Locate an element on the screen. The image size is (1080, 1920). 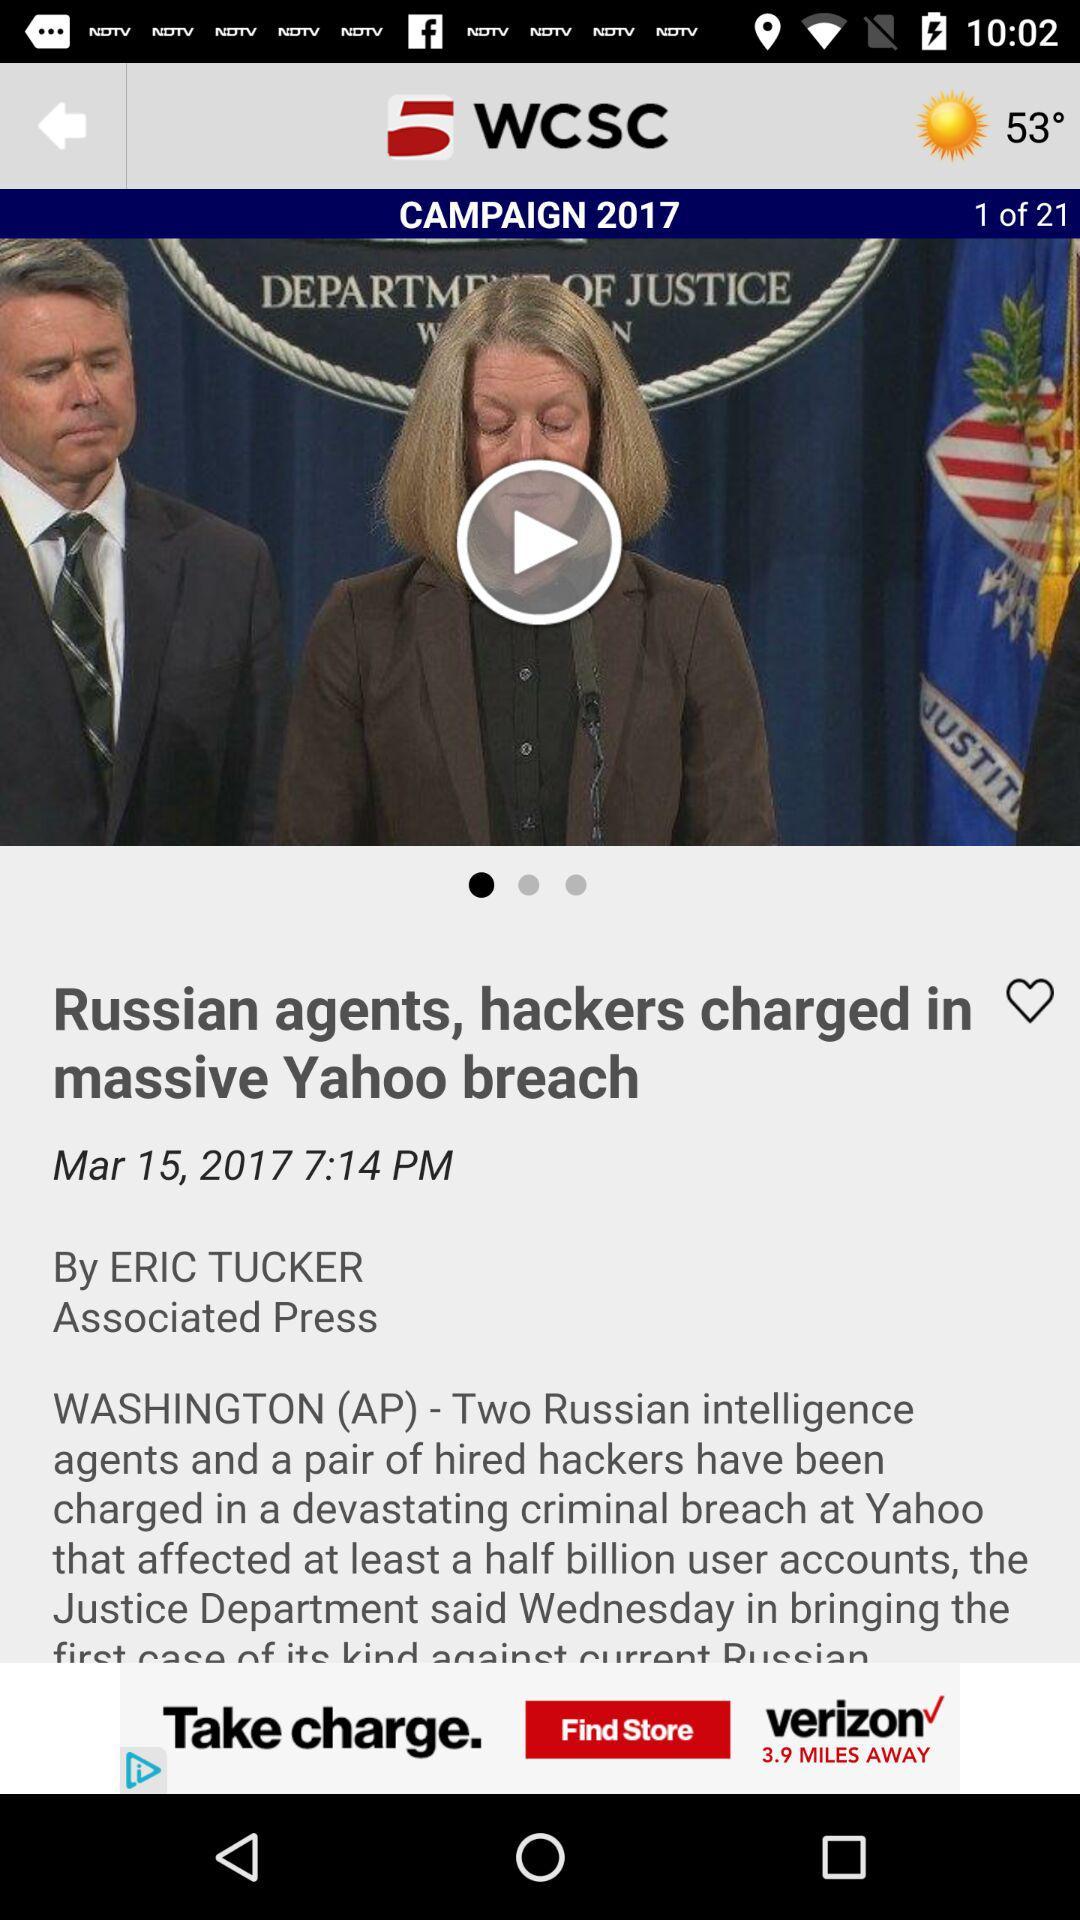
the favorite icon is located at coordinates (1017, 1000).